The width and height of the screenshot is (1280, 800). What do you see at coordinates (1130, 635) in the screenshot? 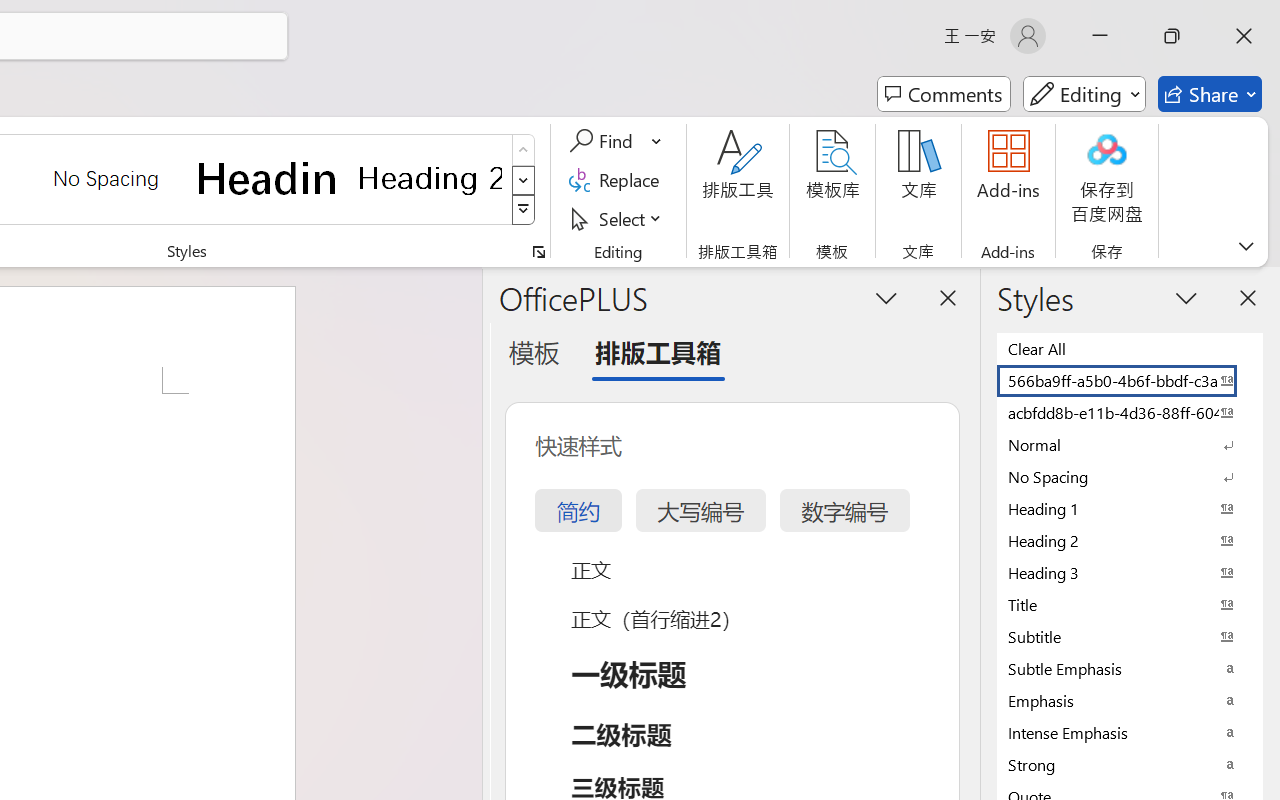
I see `'Subtitle'` at bounding box center [1130, 635].